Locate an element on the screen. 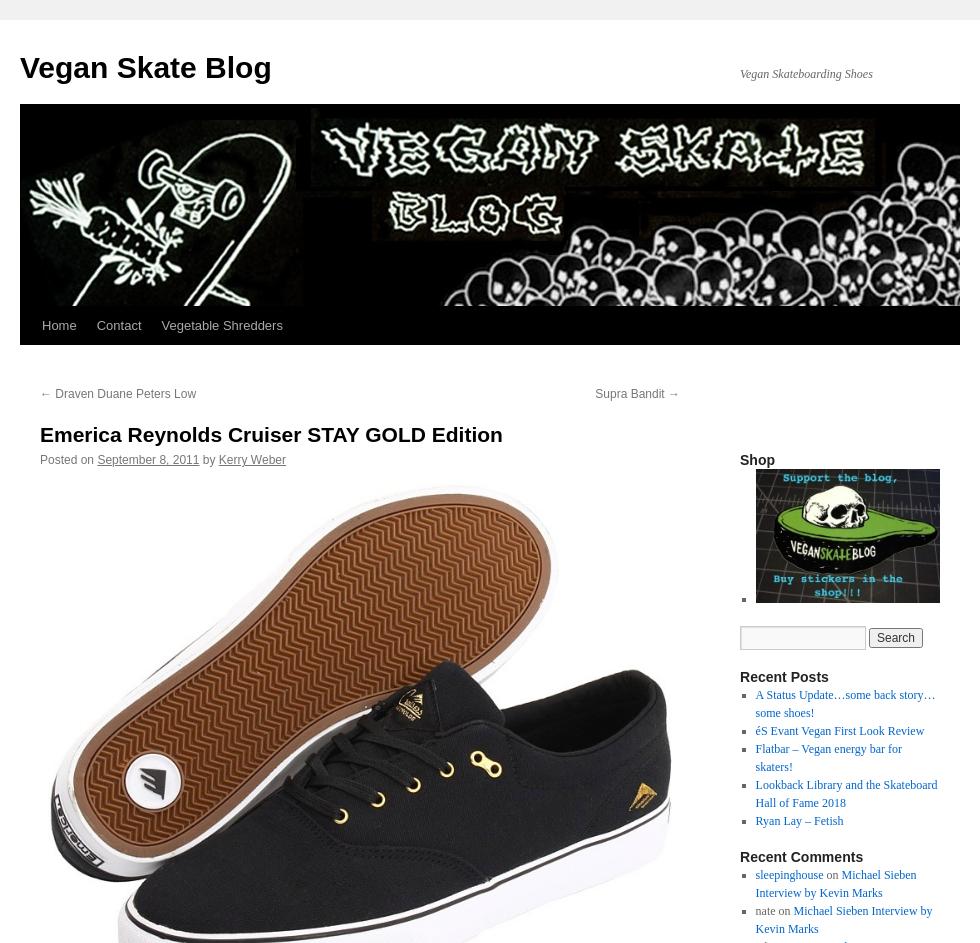 This screenshot has width=980, height=943. 'éS Evant Vegan  First Look Review' is located at coordinates (839, 730).